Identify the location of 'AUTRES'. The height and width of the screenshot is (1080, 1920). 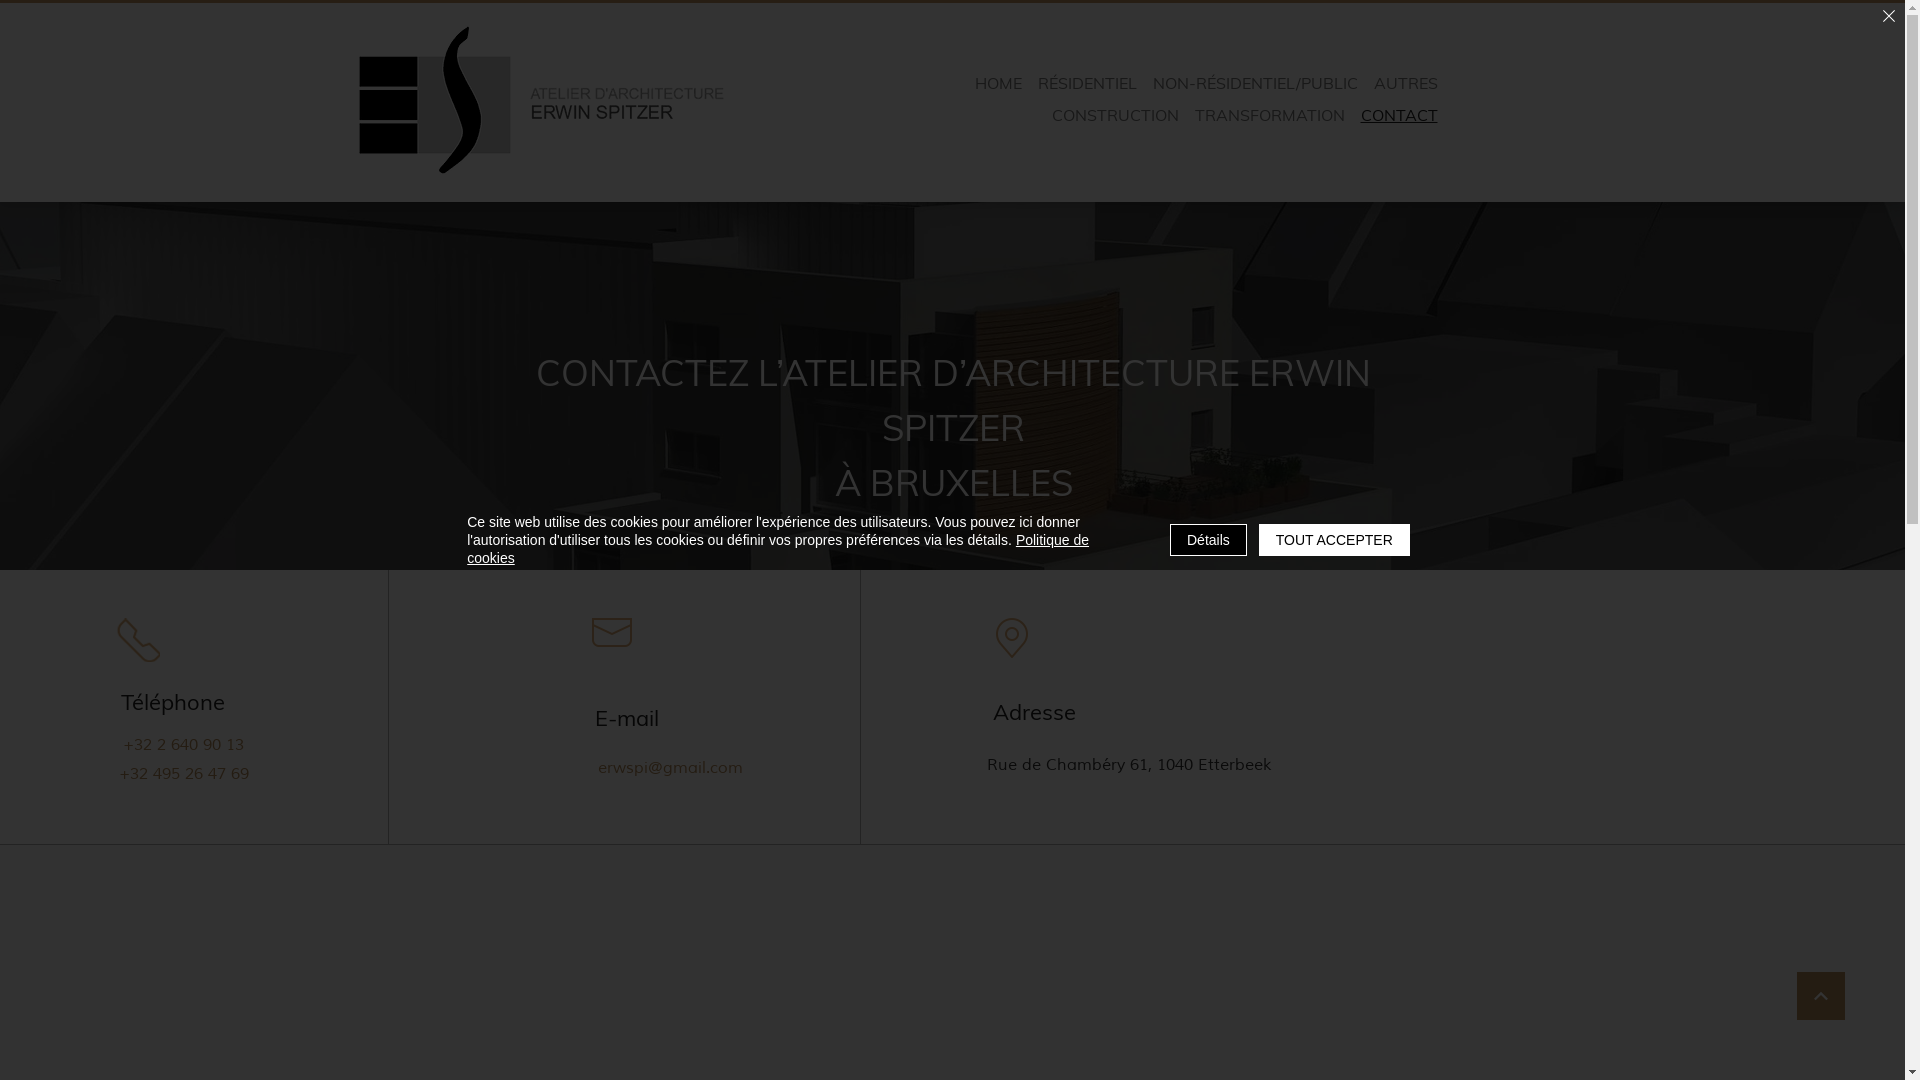
(1367, 82).